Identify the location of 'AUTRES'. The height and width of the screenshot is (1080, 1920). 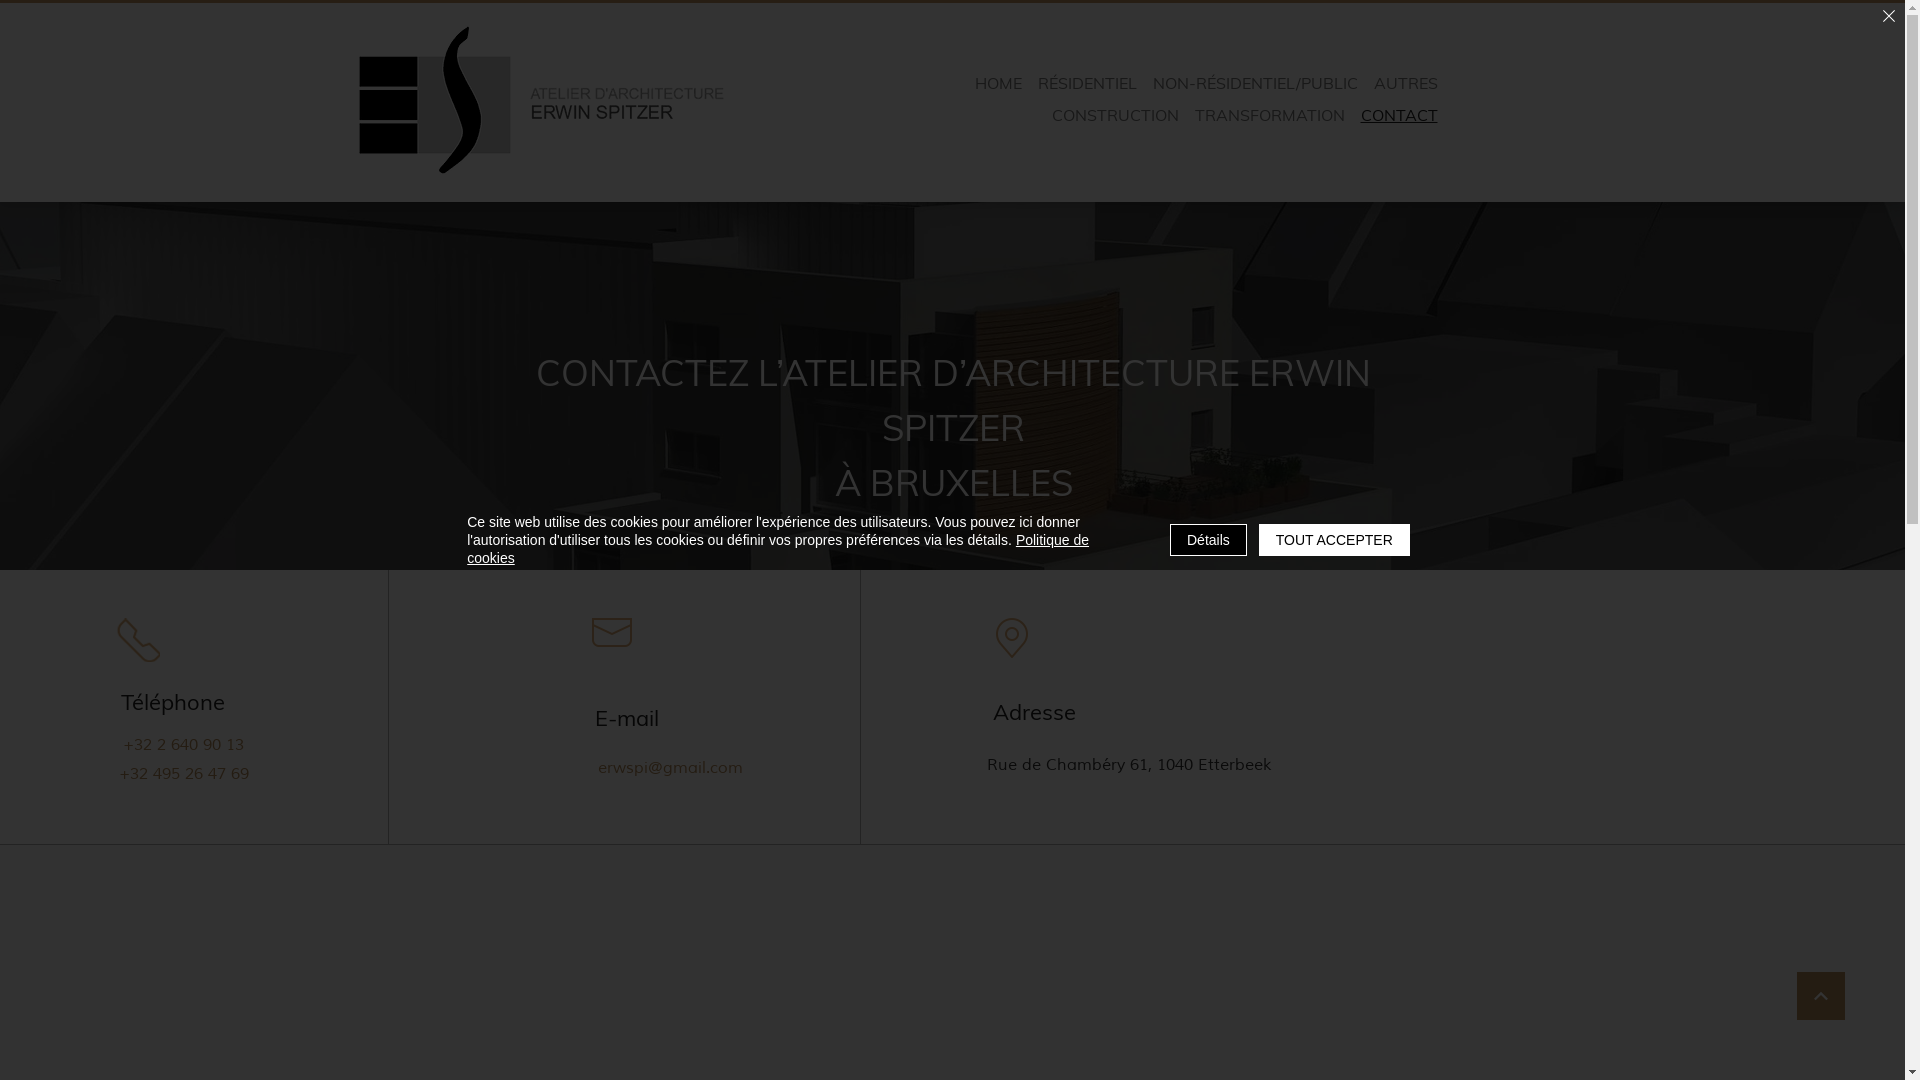
(1367, 82).